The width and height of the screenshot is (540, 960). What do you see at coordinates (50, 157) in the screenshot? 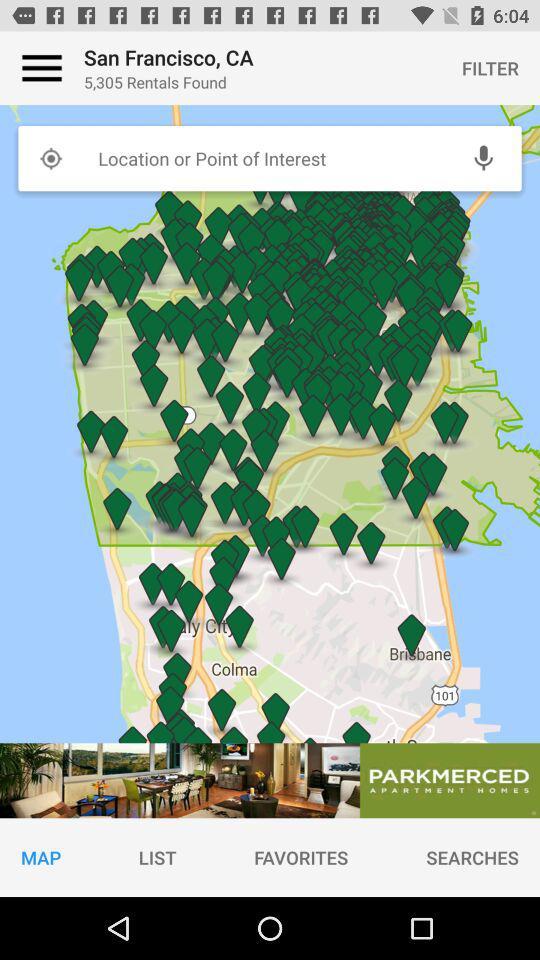
I see `the location_crosshair icon` at bounding box center [50, 157].